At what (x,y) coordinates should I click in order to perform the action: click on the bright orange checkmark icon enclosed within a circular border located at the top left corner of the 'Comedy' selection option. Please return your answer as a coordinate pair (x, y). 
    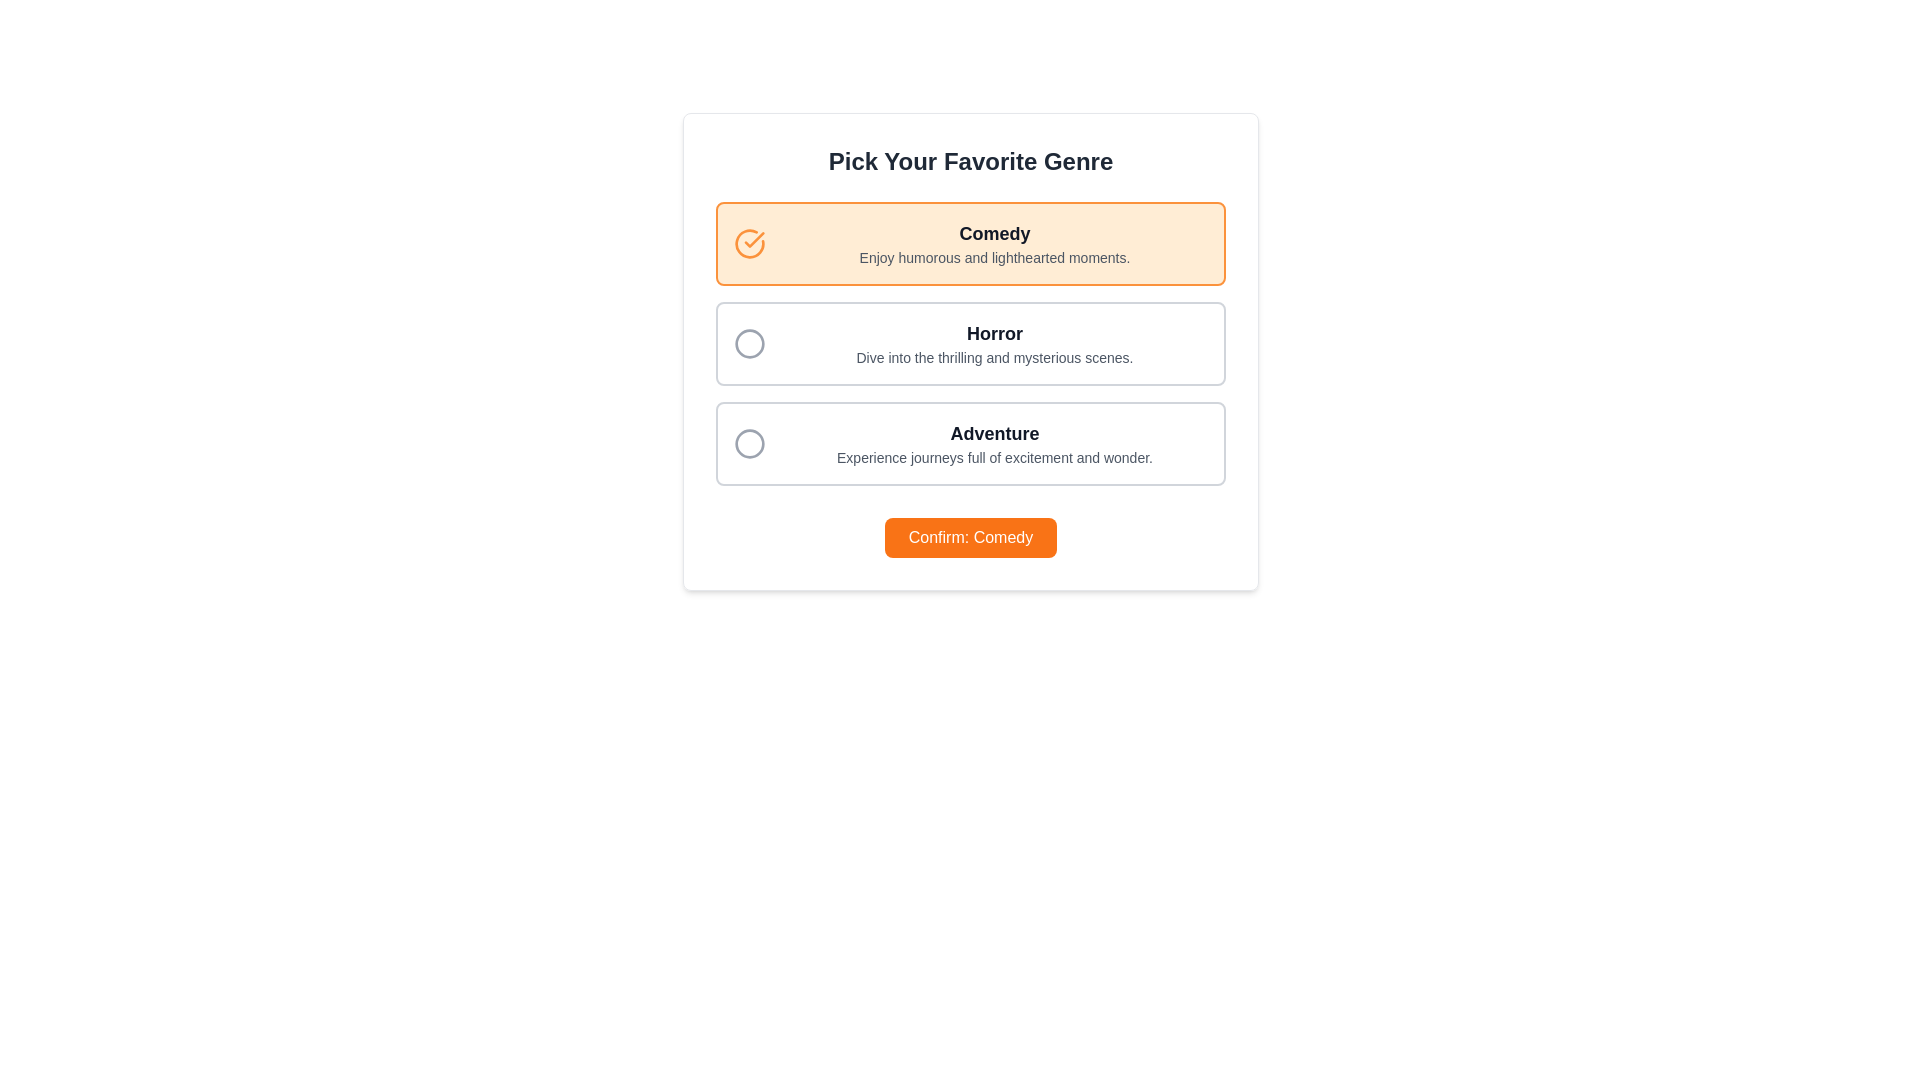
    Looking at the image, I should click on (748, 242).